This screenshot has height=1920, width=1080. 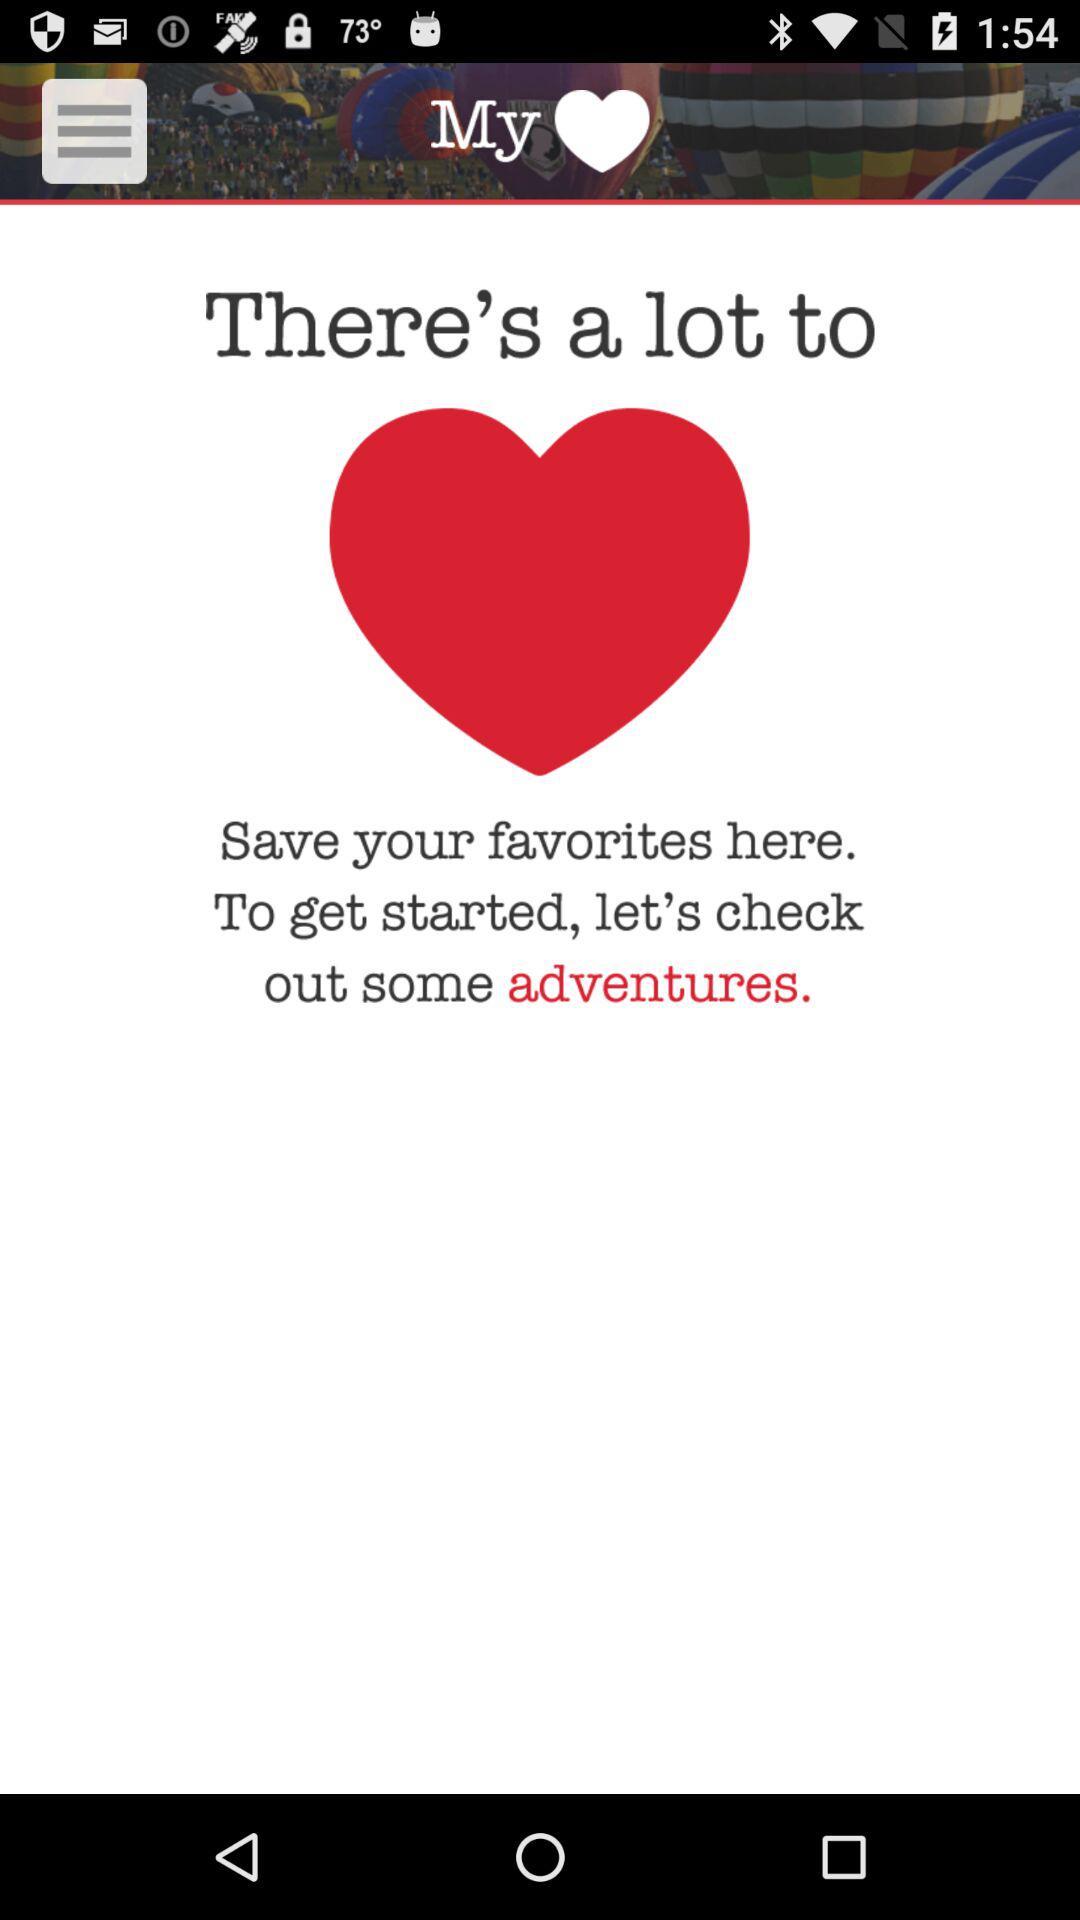 I want to click on show listings, so click(x=94, y=130).